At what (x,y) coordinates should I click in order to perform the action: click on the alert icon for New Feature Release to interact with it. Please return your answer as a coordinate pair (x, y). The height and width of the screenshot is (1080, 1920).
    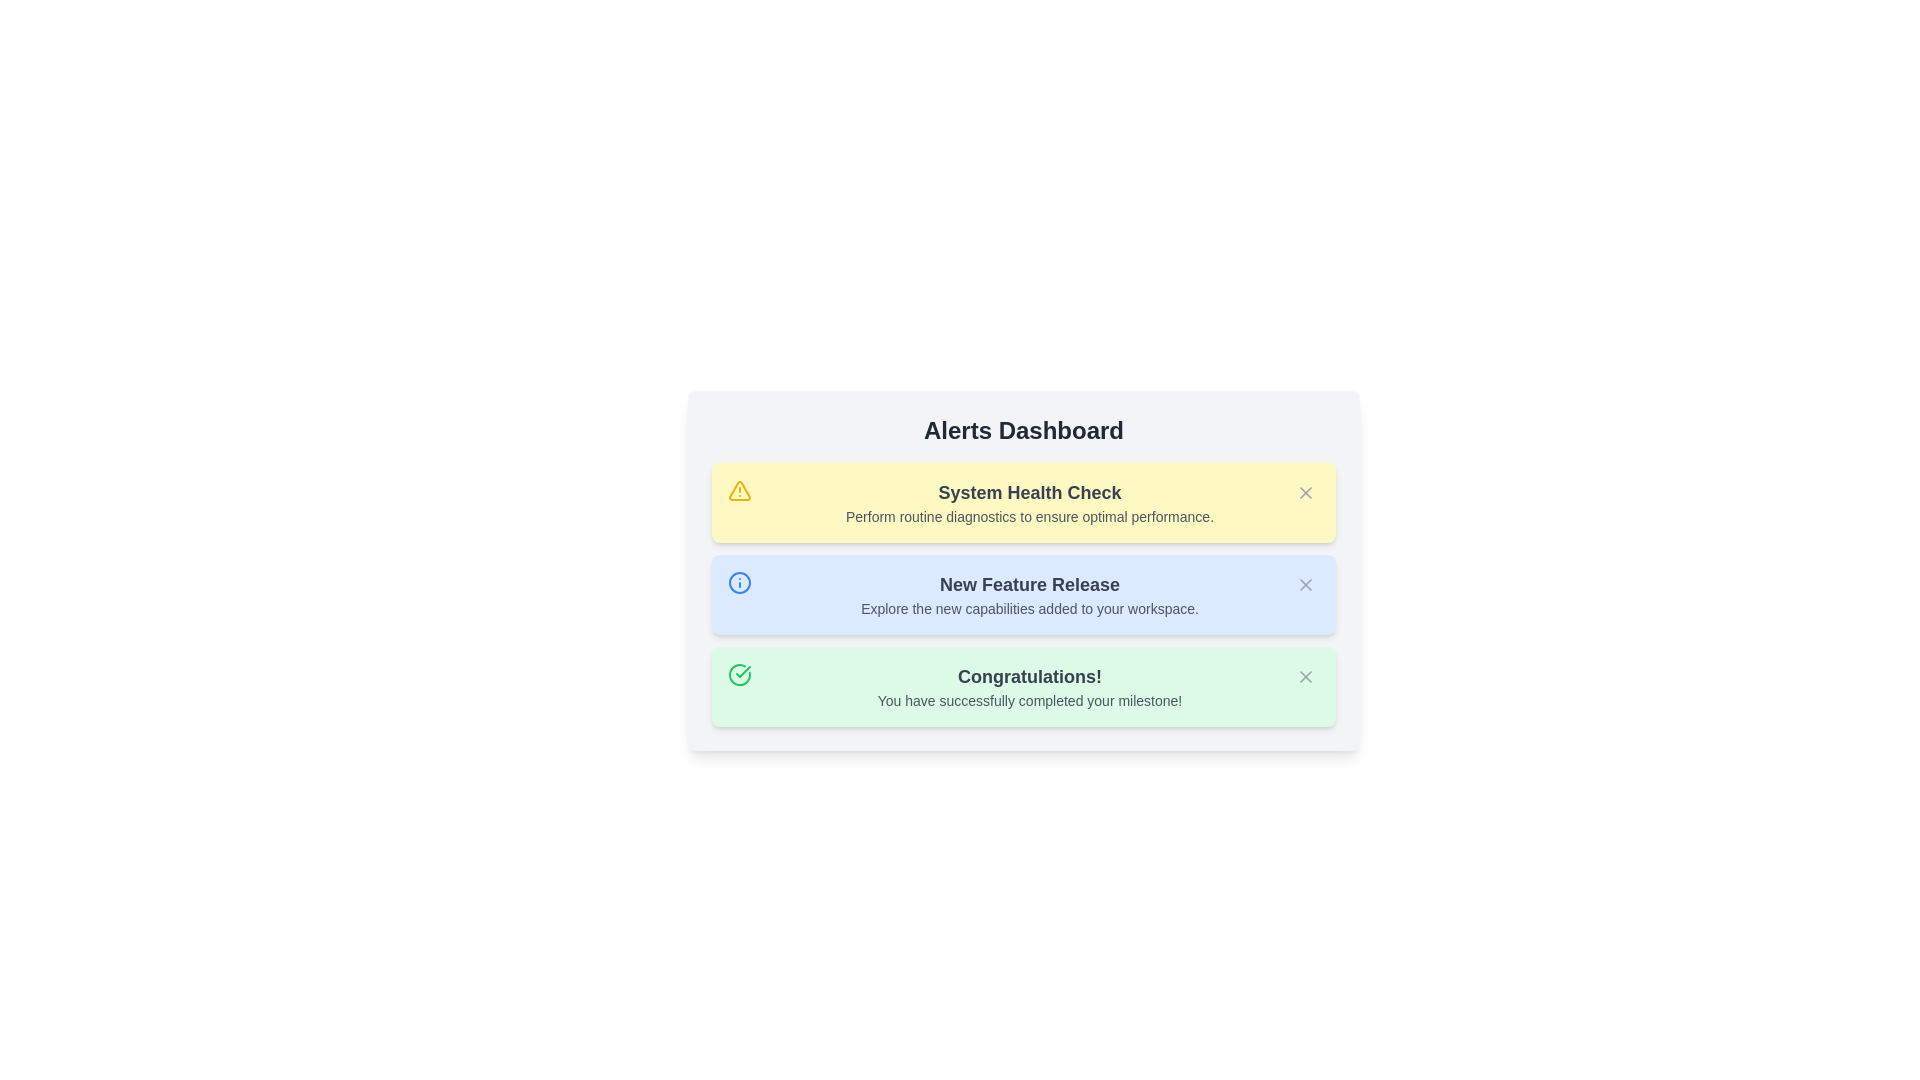
    Looking at the image, I should click on (738, 582).